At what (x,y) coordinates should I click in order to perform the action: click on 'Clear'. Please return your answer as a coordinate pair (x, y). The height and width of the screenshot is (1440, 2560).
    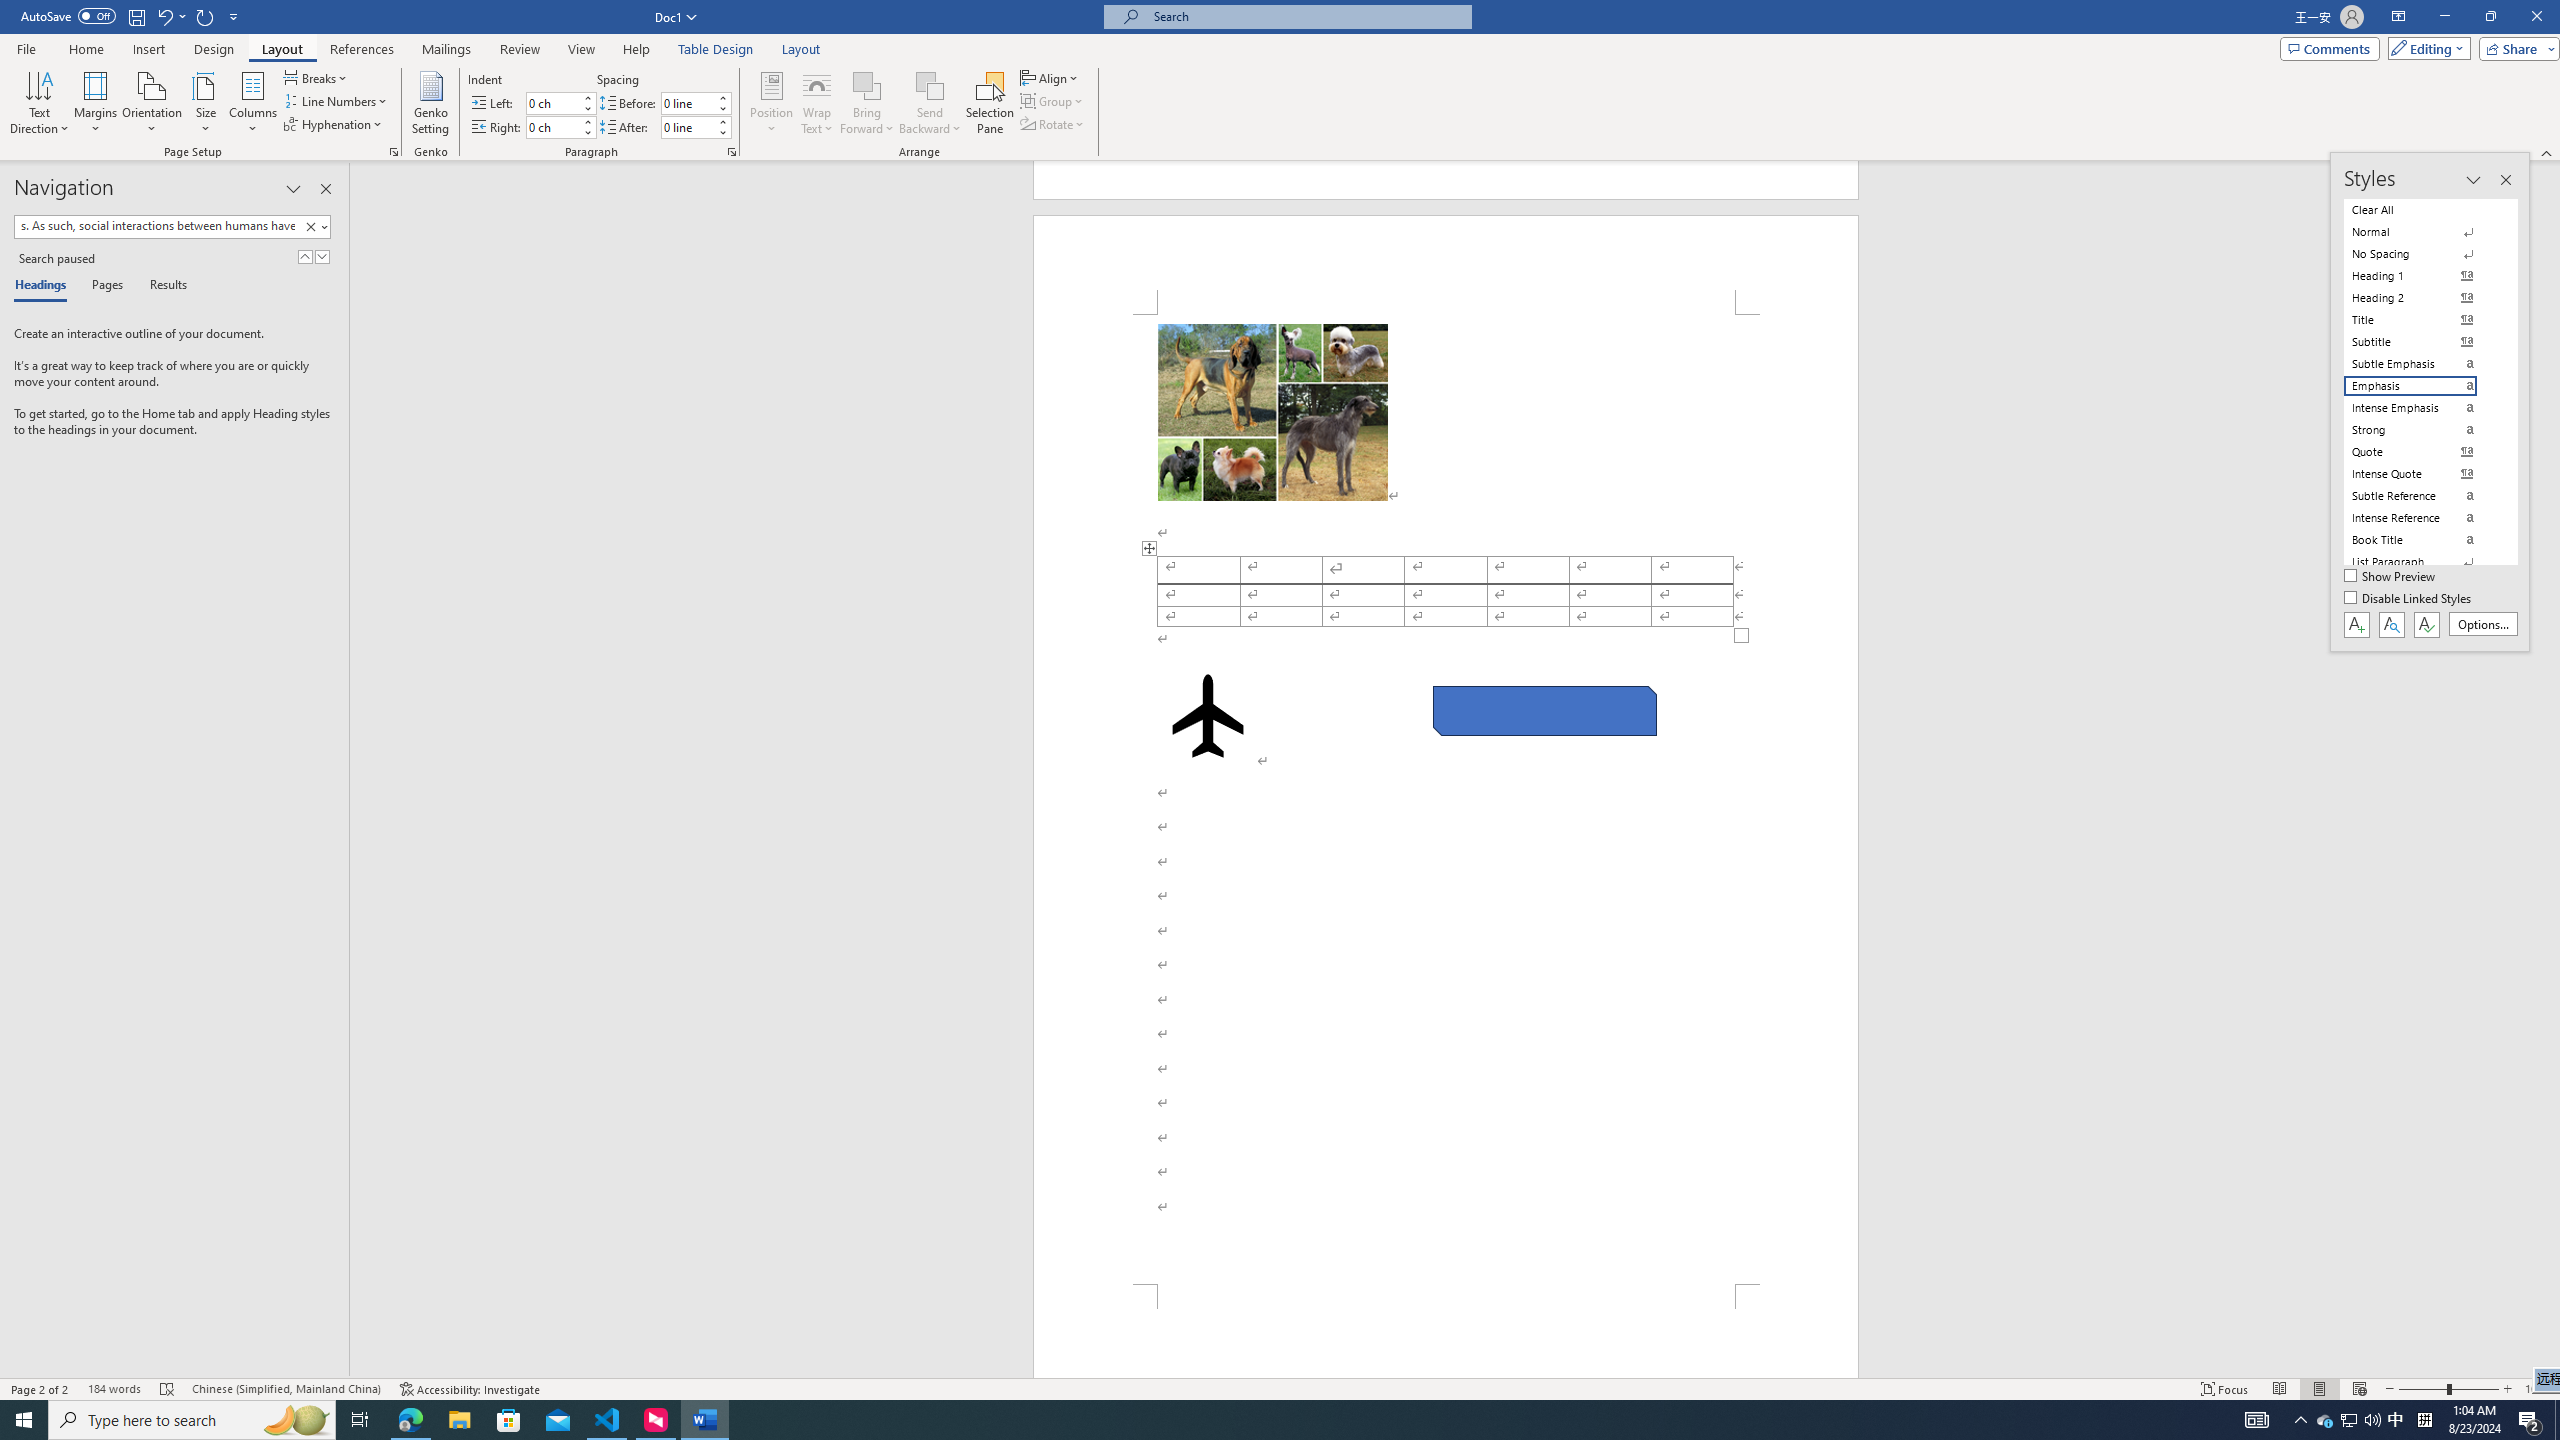
    Looking at the image, I should click on (310, 225).